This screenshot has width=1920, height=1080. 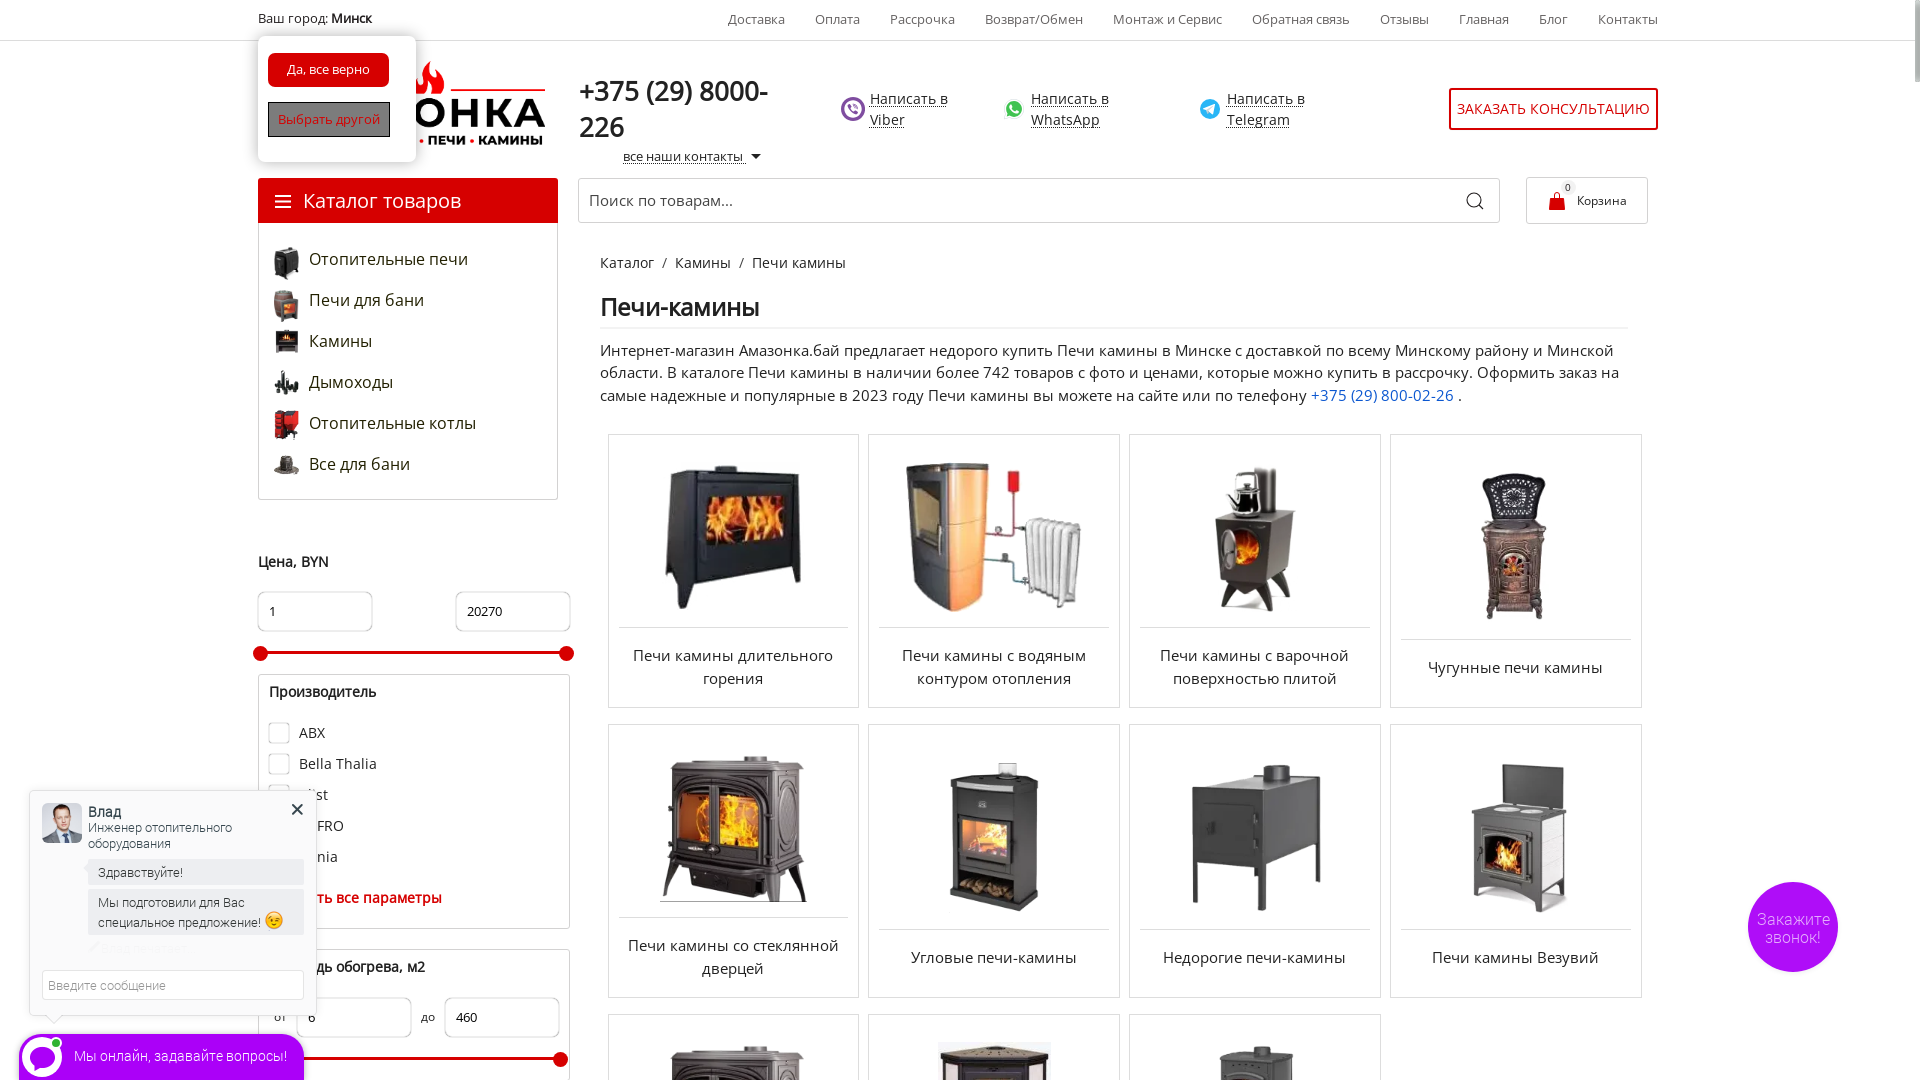 What do you see at coordinates (1310, 394) in the screenshot?
I see `'+375 (29) 800-02-26'` at bounding box center [1310, 394].